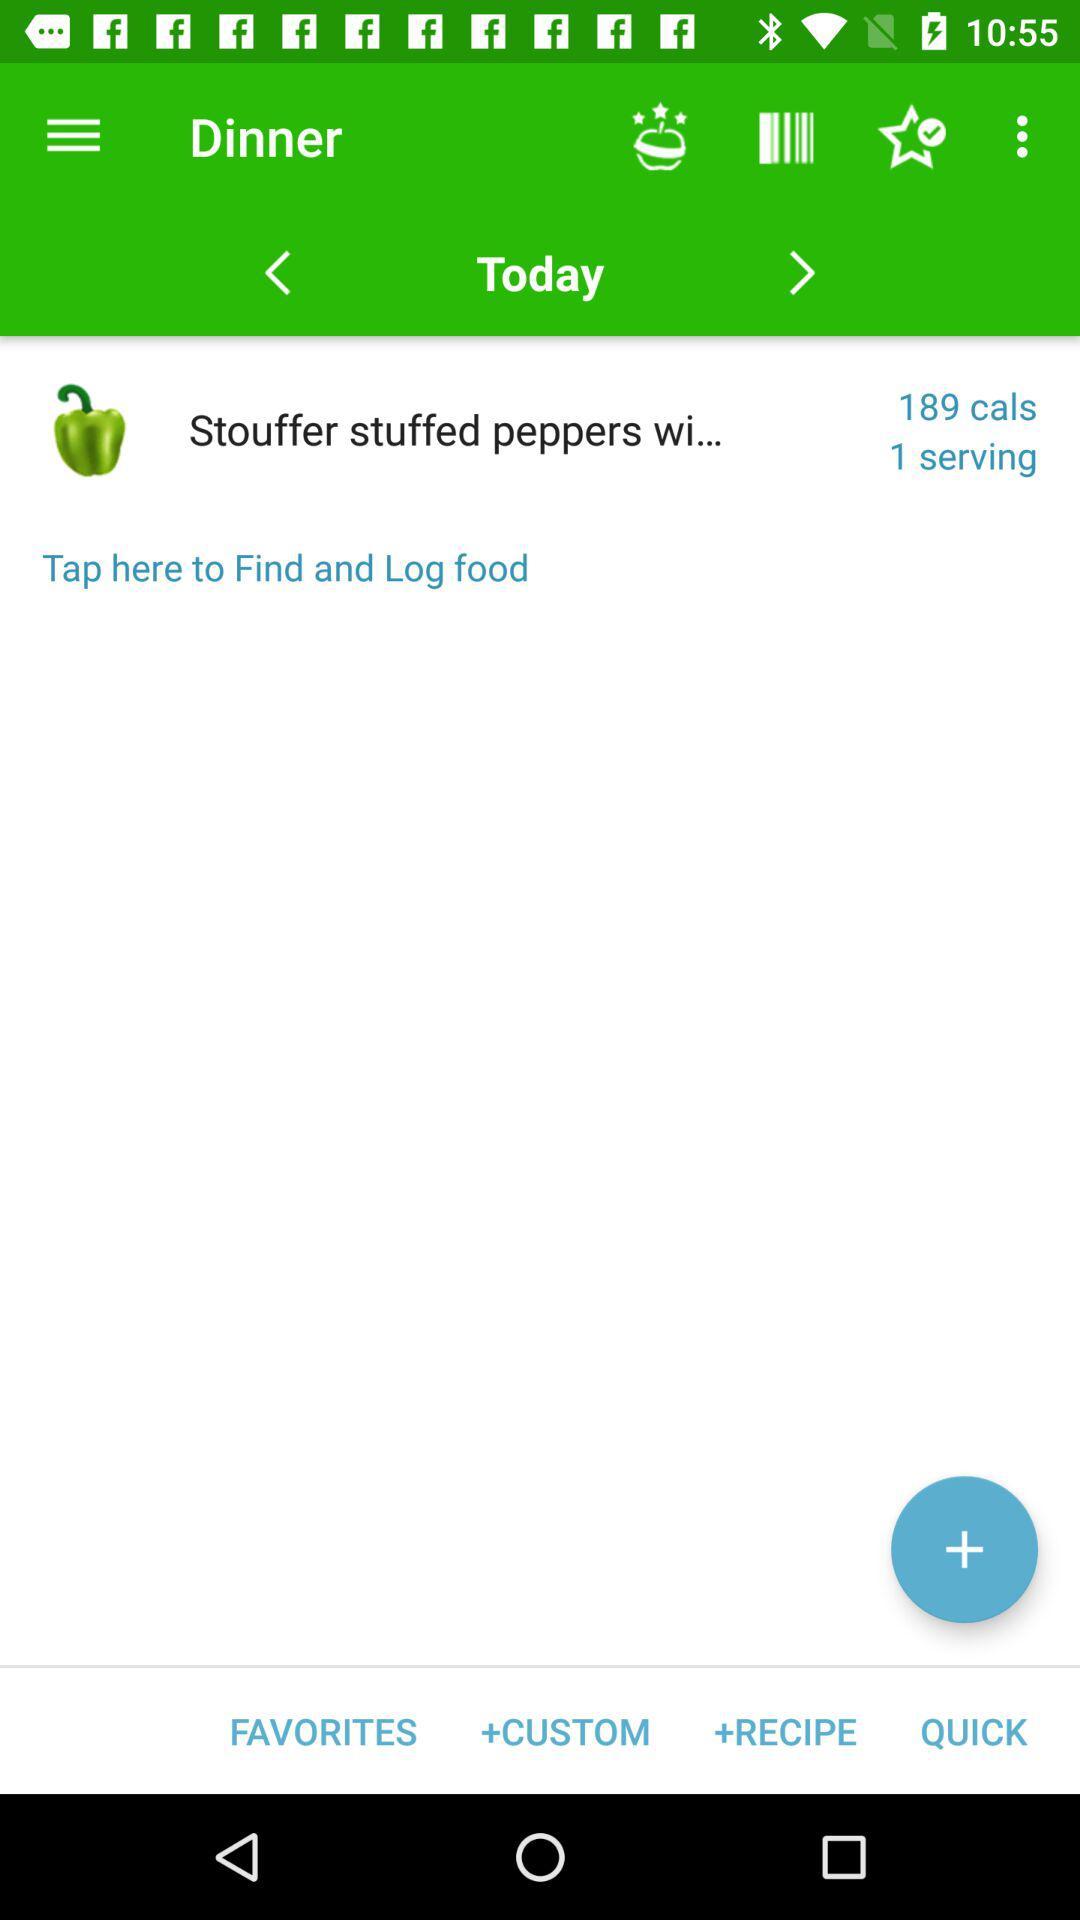  Describe the element at coordinates (972, 1730) in the screenshot. I see `icon to the right of the +recipe` at that location.